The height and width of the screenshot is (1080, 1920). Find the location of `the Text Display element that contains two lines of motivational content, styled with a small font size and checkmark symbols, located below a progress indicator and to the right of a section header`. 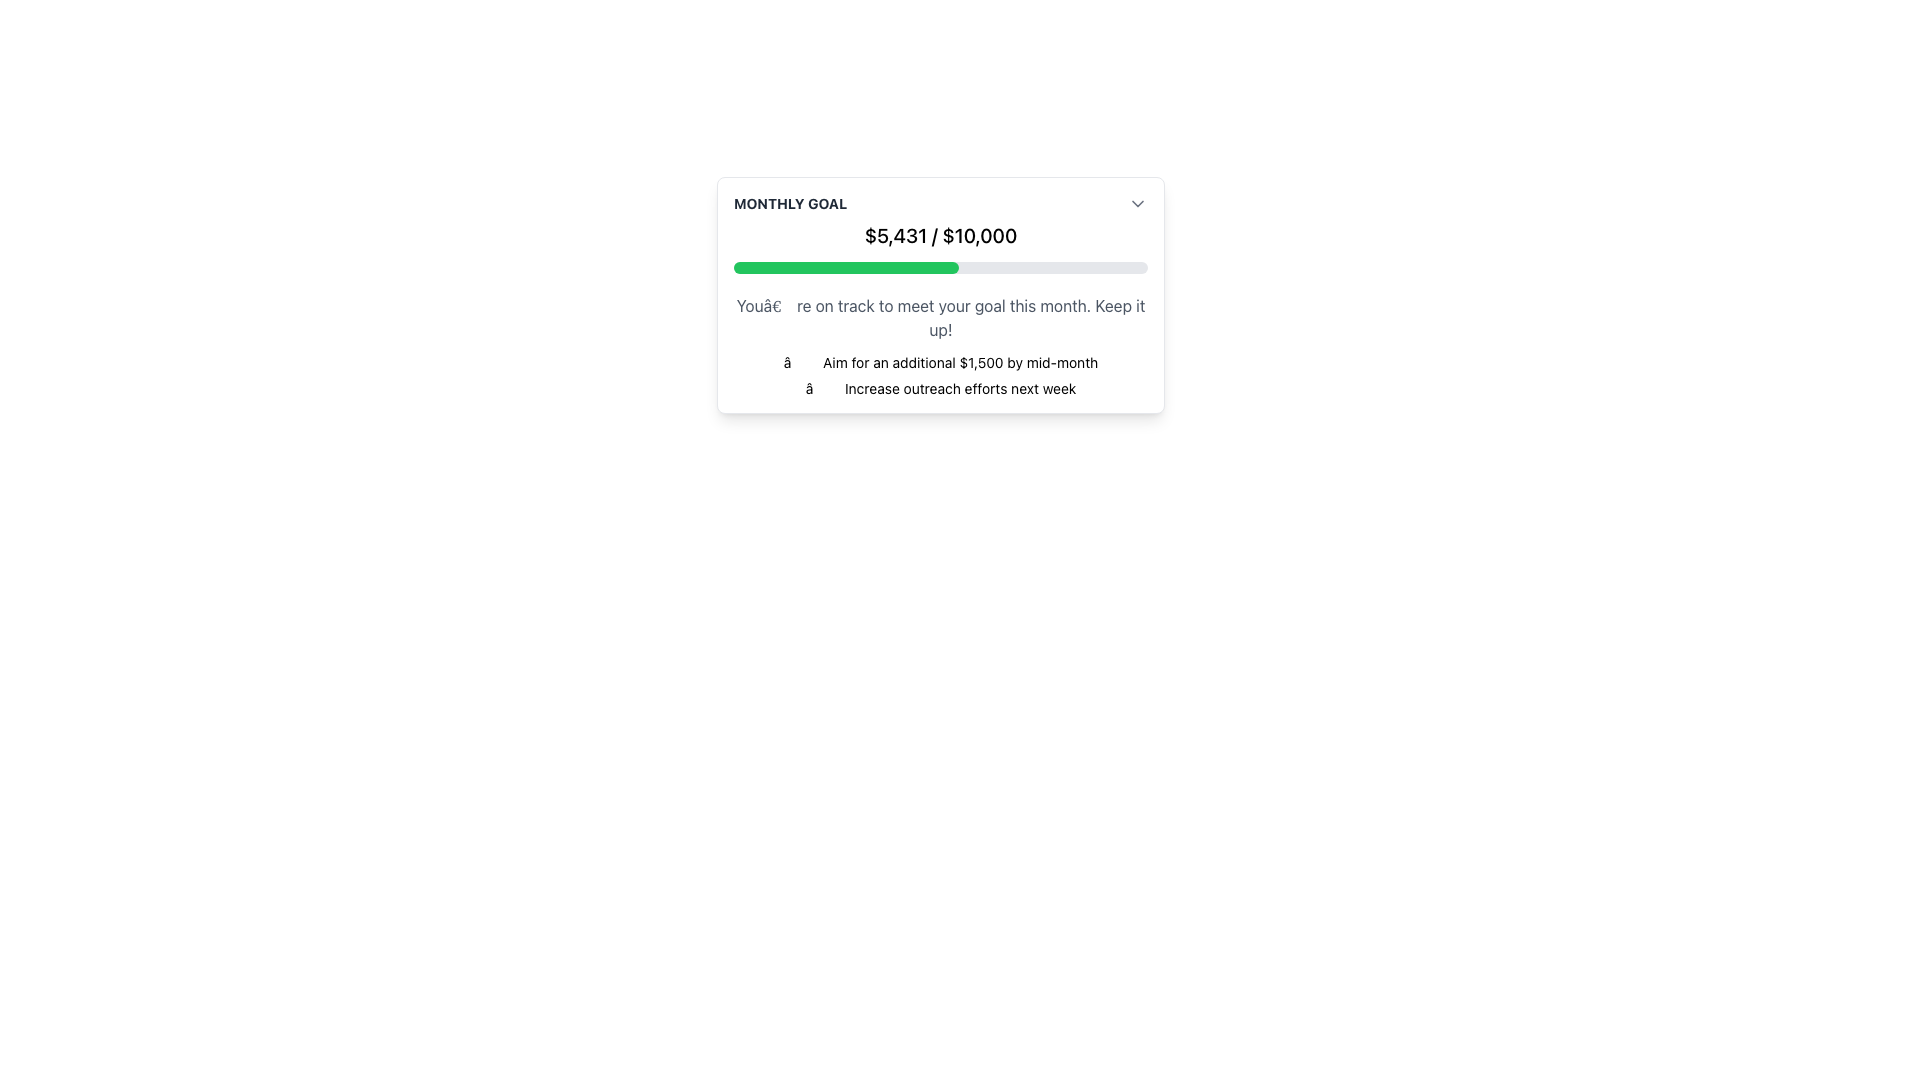

the Text Display element that contains two lines of motivational content, styled with a small font size and checkmark symbols, located below a progress indicator and to the right of a section header is located at coordinates (939, 374).